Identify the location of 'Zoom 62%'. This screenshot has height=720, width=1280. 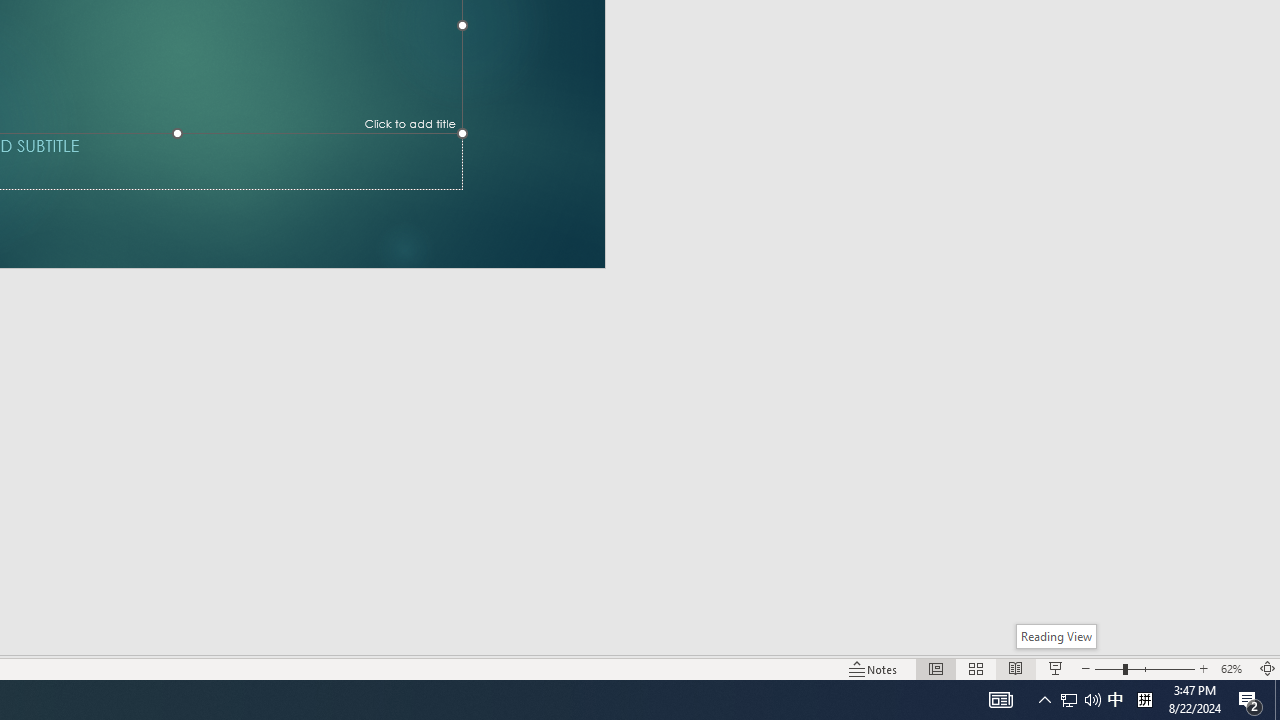
(1233, 669).